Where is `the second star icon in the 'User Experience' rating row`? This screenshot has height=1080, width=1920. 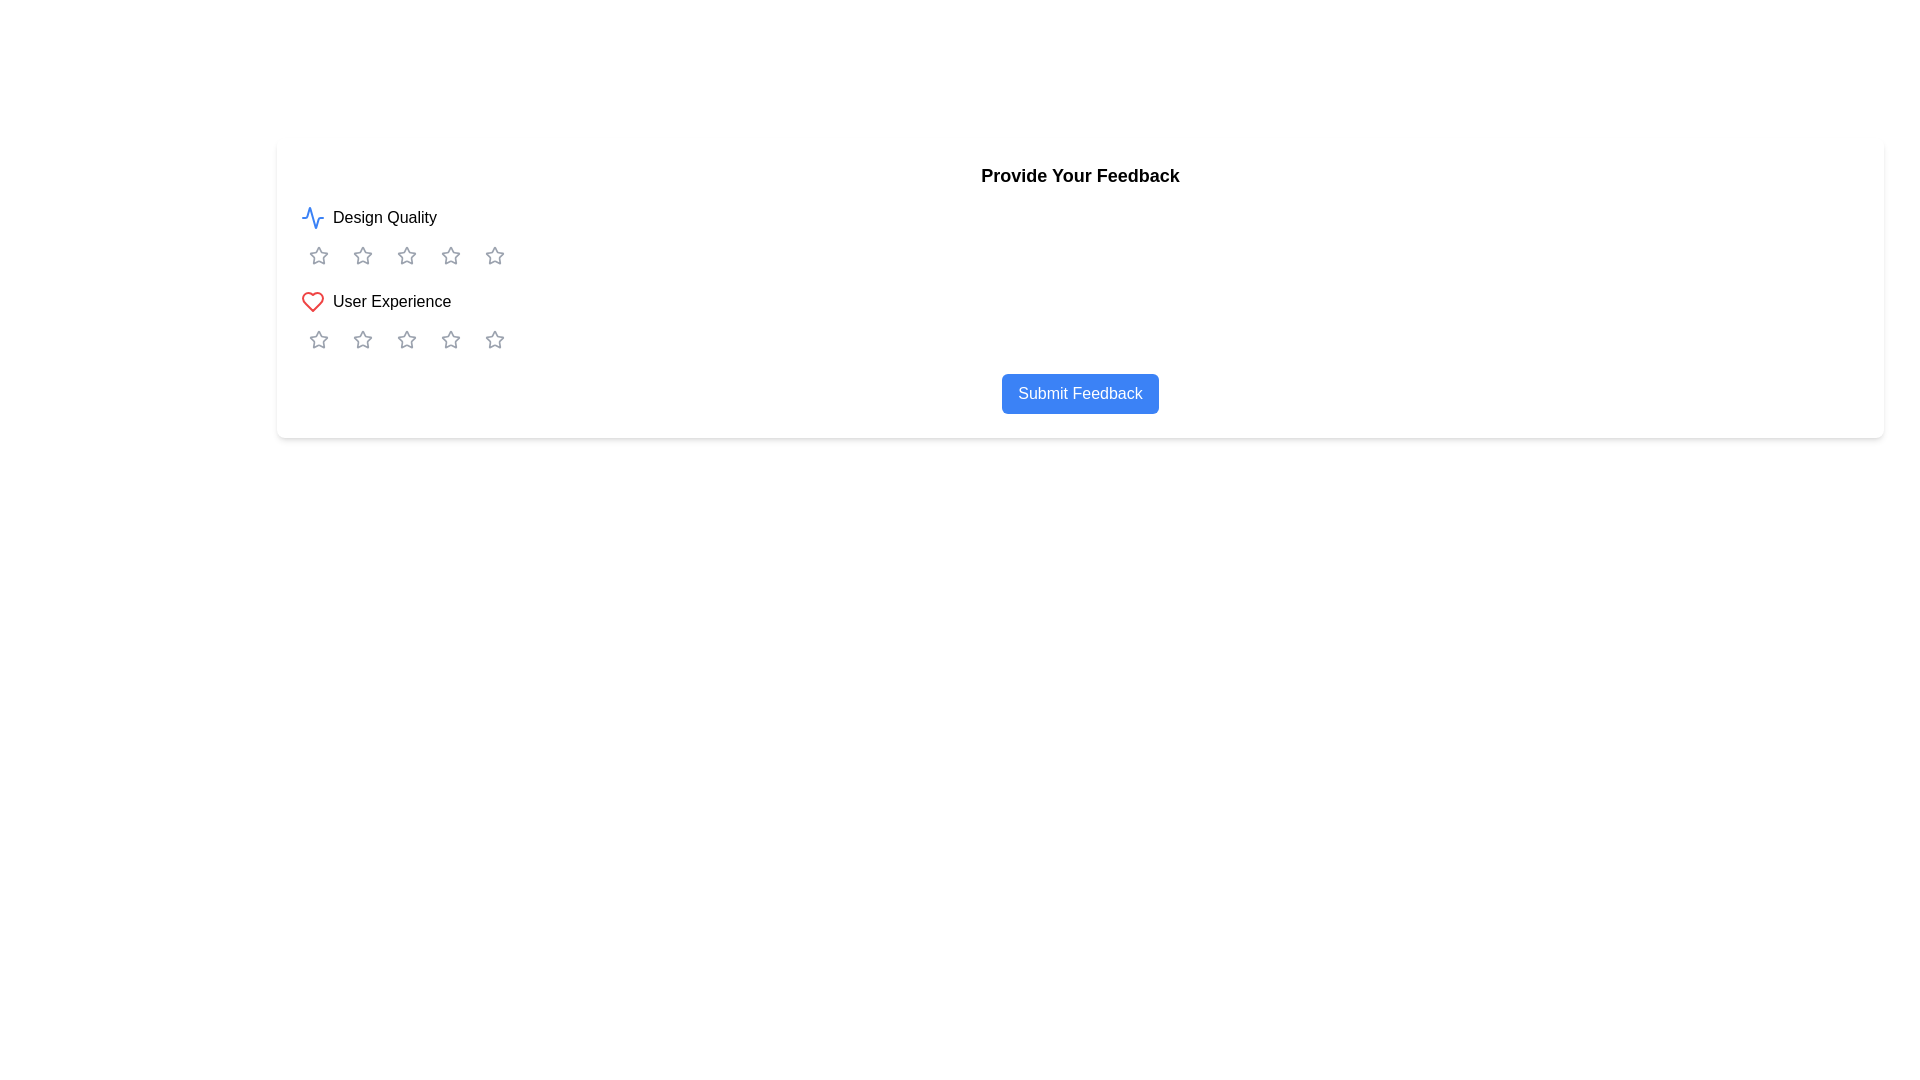
the second star icon in the 'User Experience' rating row is located at coordinates (363, 338).